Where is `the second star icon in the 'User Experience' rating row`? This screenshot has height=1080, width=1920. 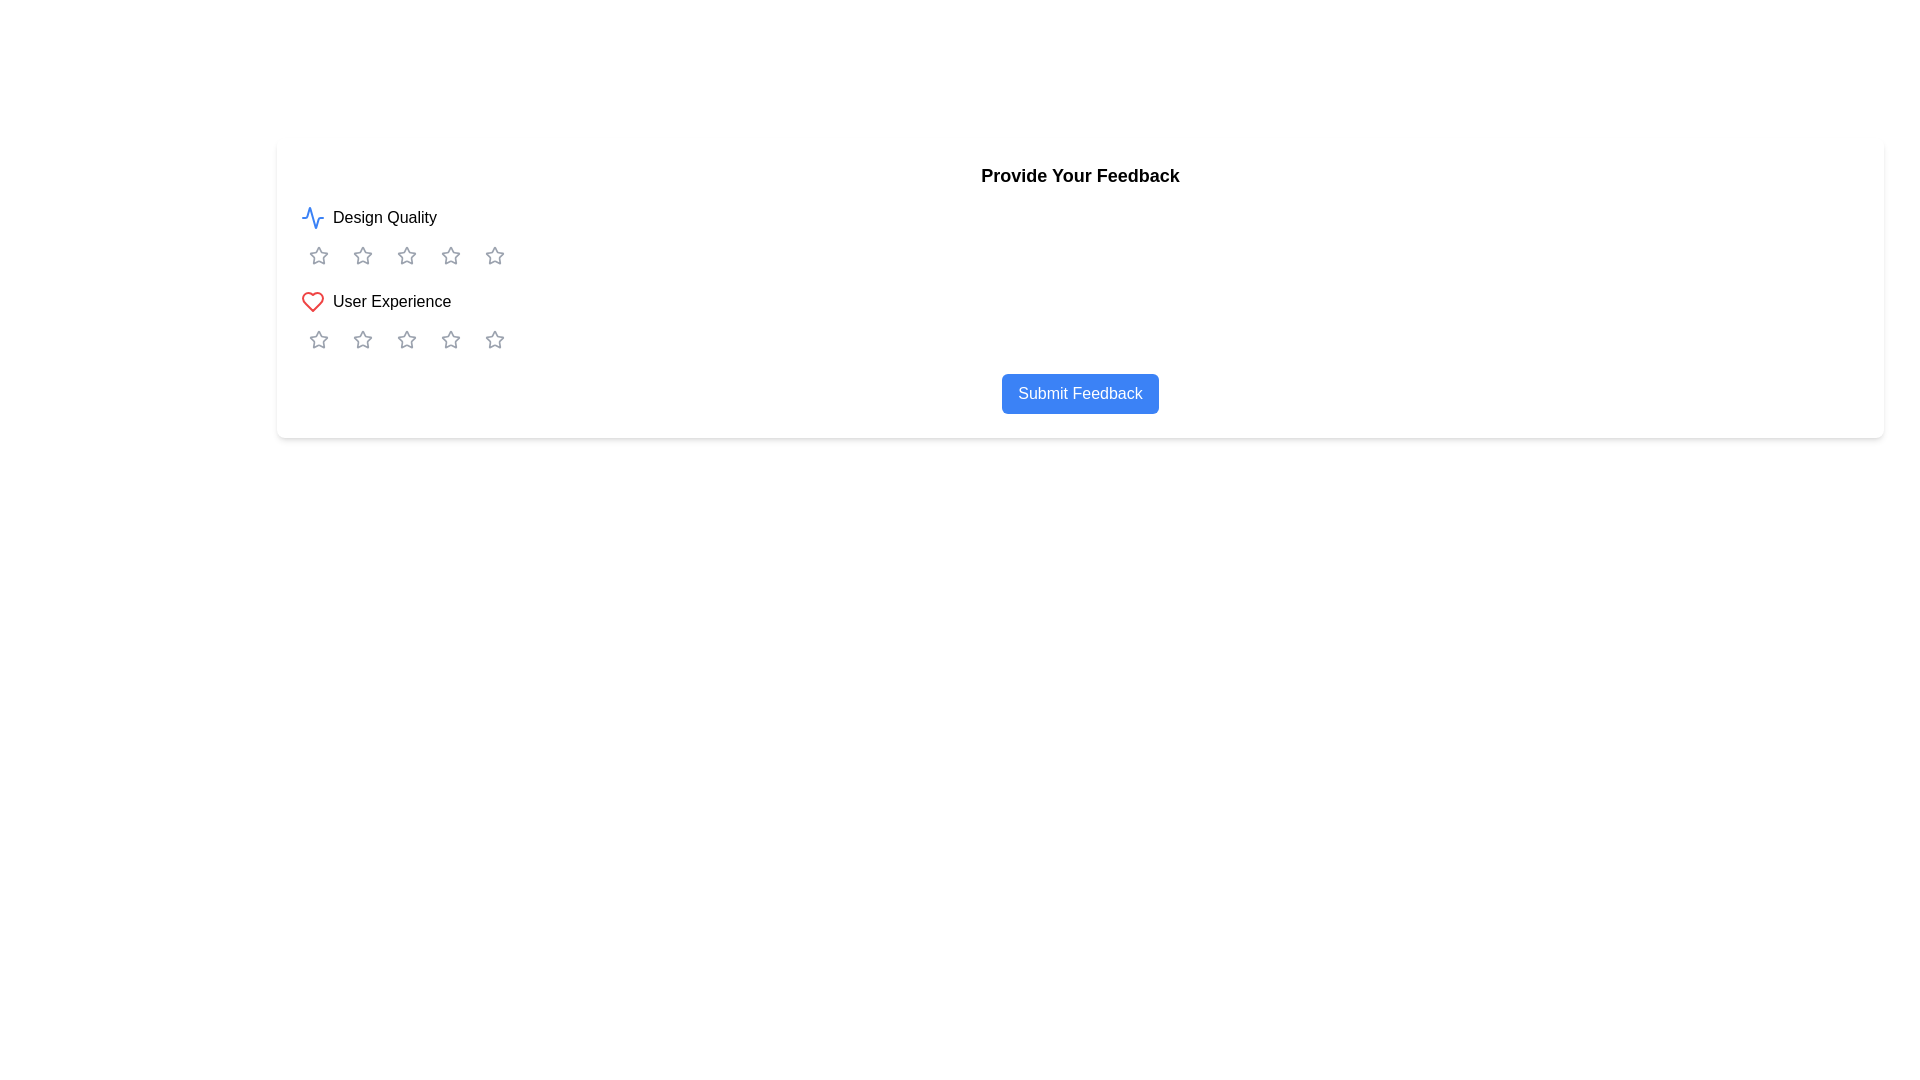
the second star icon in the 'User Experience' rating row is located at coordinates (363, 338).